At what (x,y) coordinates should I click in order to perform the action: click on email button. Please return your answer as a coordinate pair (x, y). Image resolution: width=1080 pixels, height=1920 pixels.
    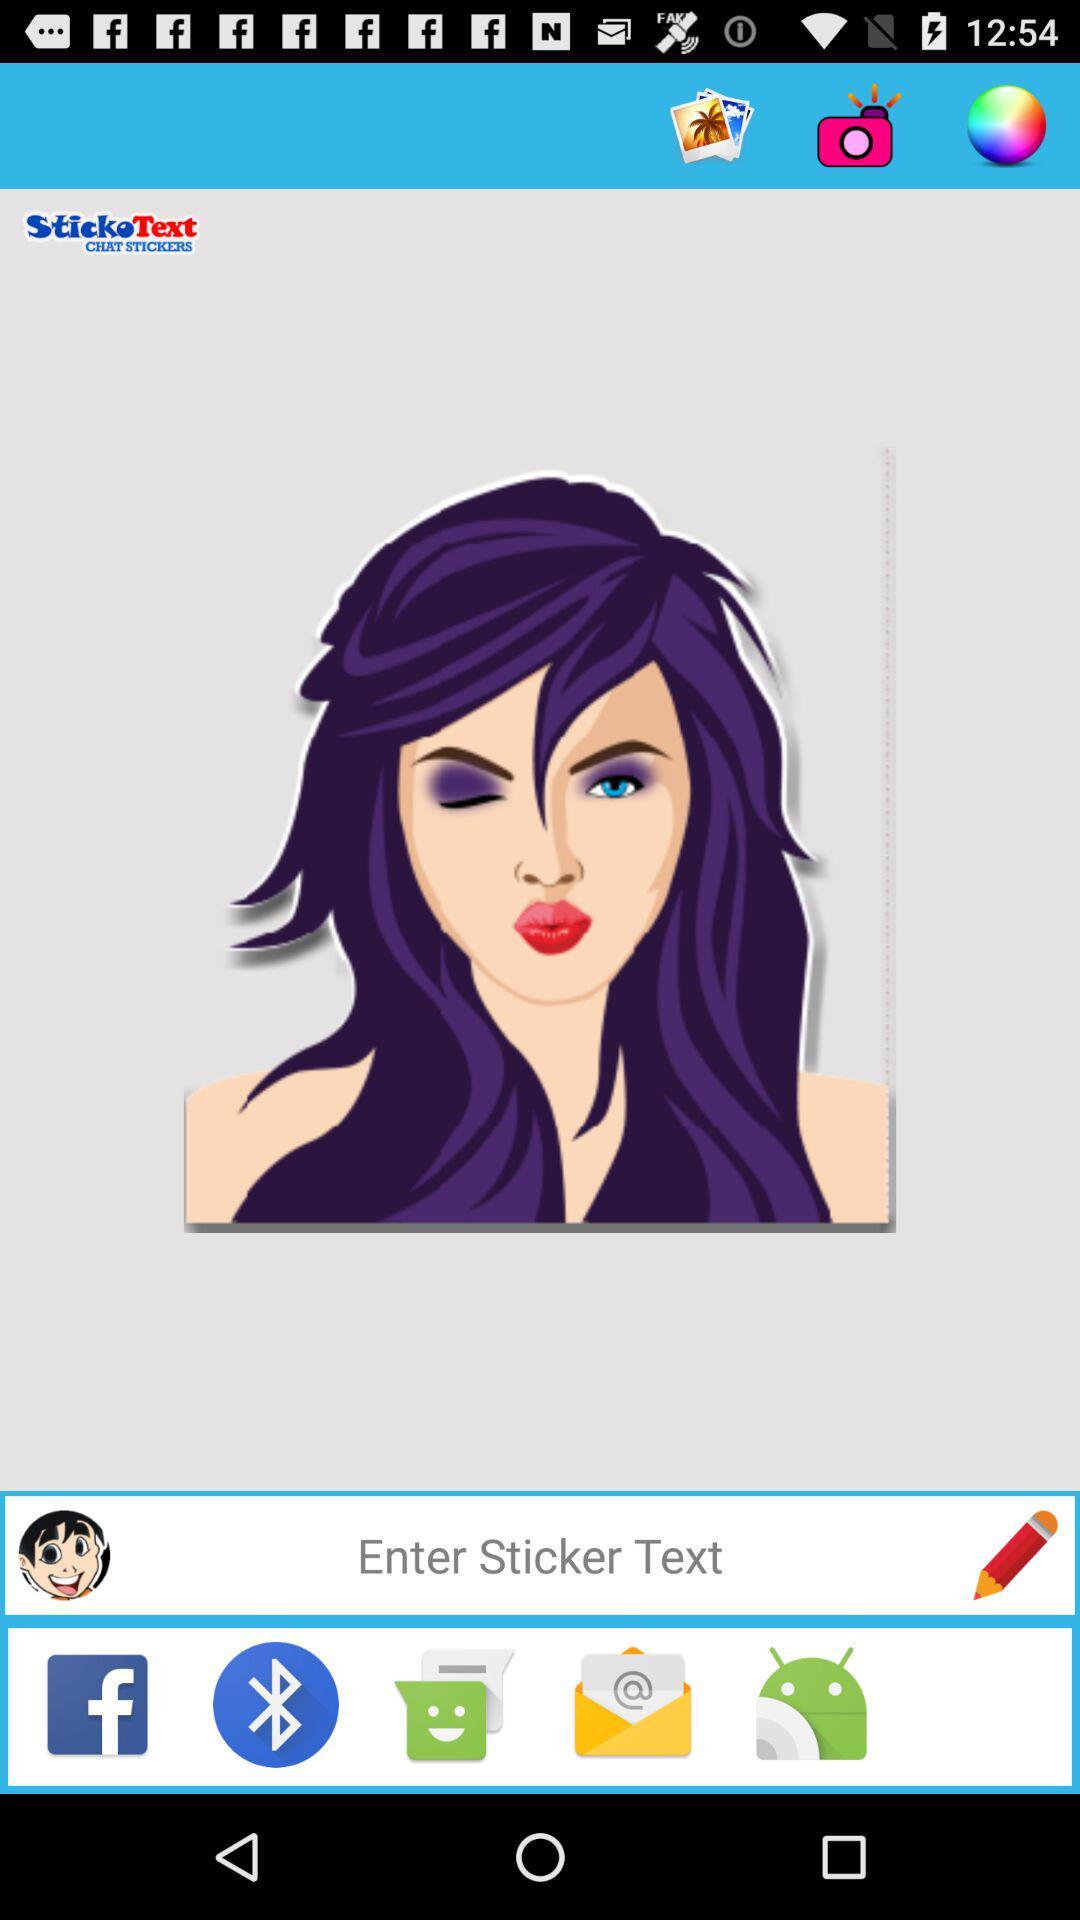
    Looking at the image, I should click on (632, 1703).